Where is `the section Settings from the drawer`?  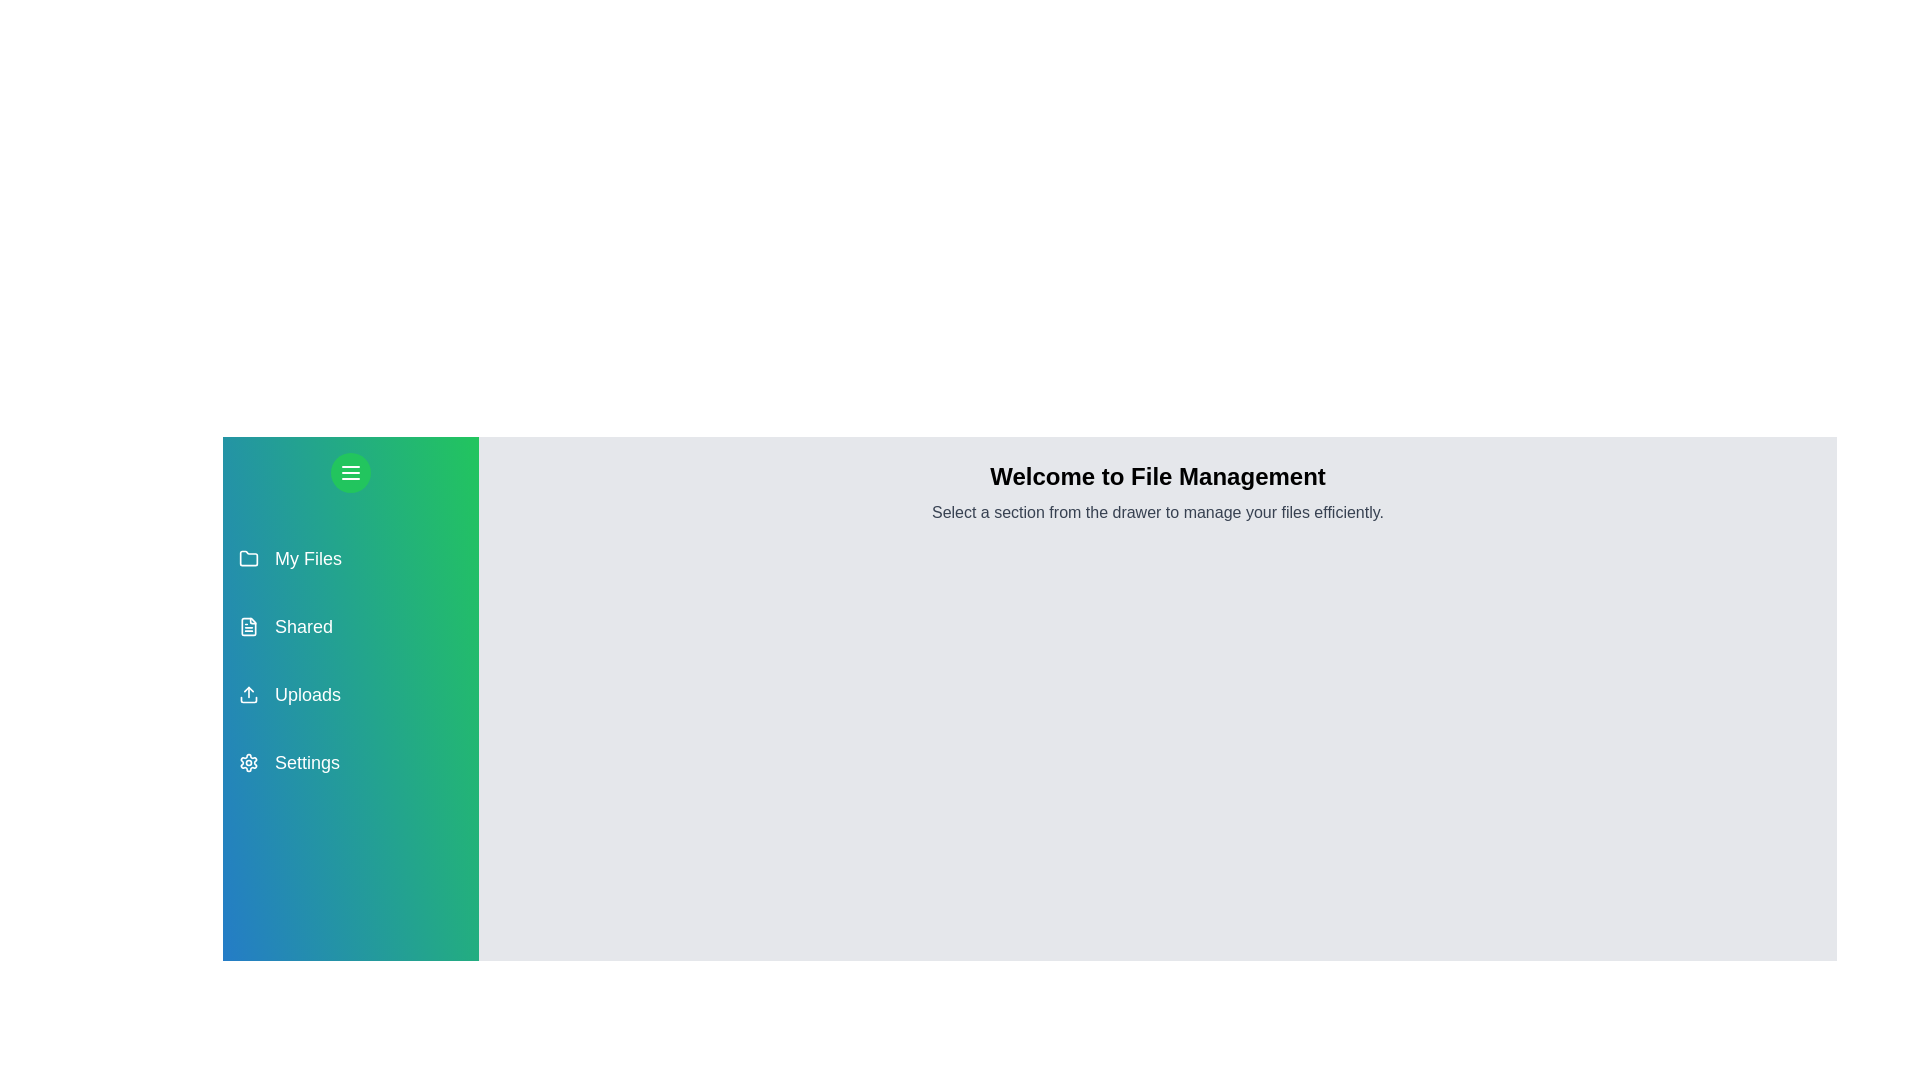
the section Settings from the drawer is located at coordinates (350, 763).